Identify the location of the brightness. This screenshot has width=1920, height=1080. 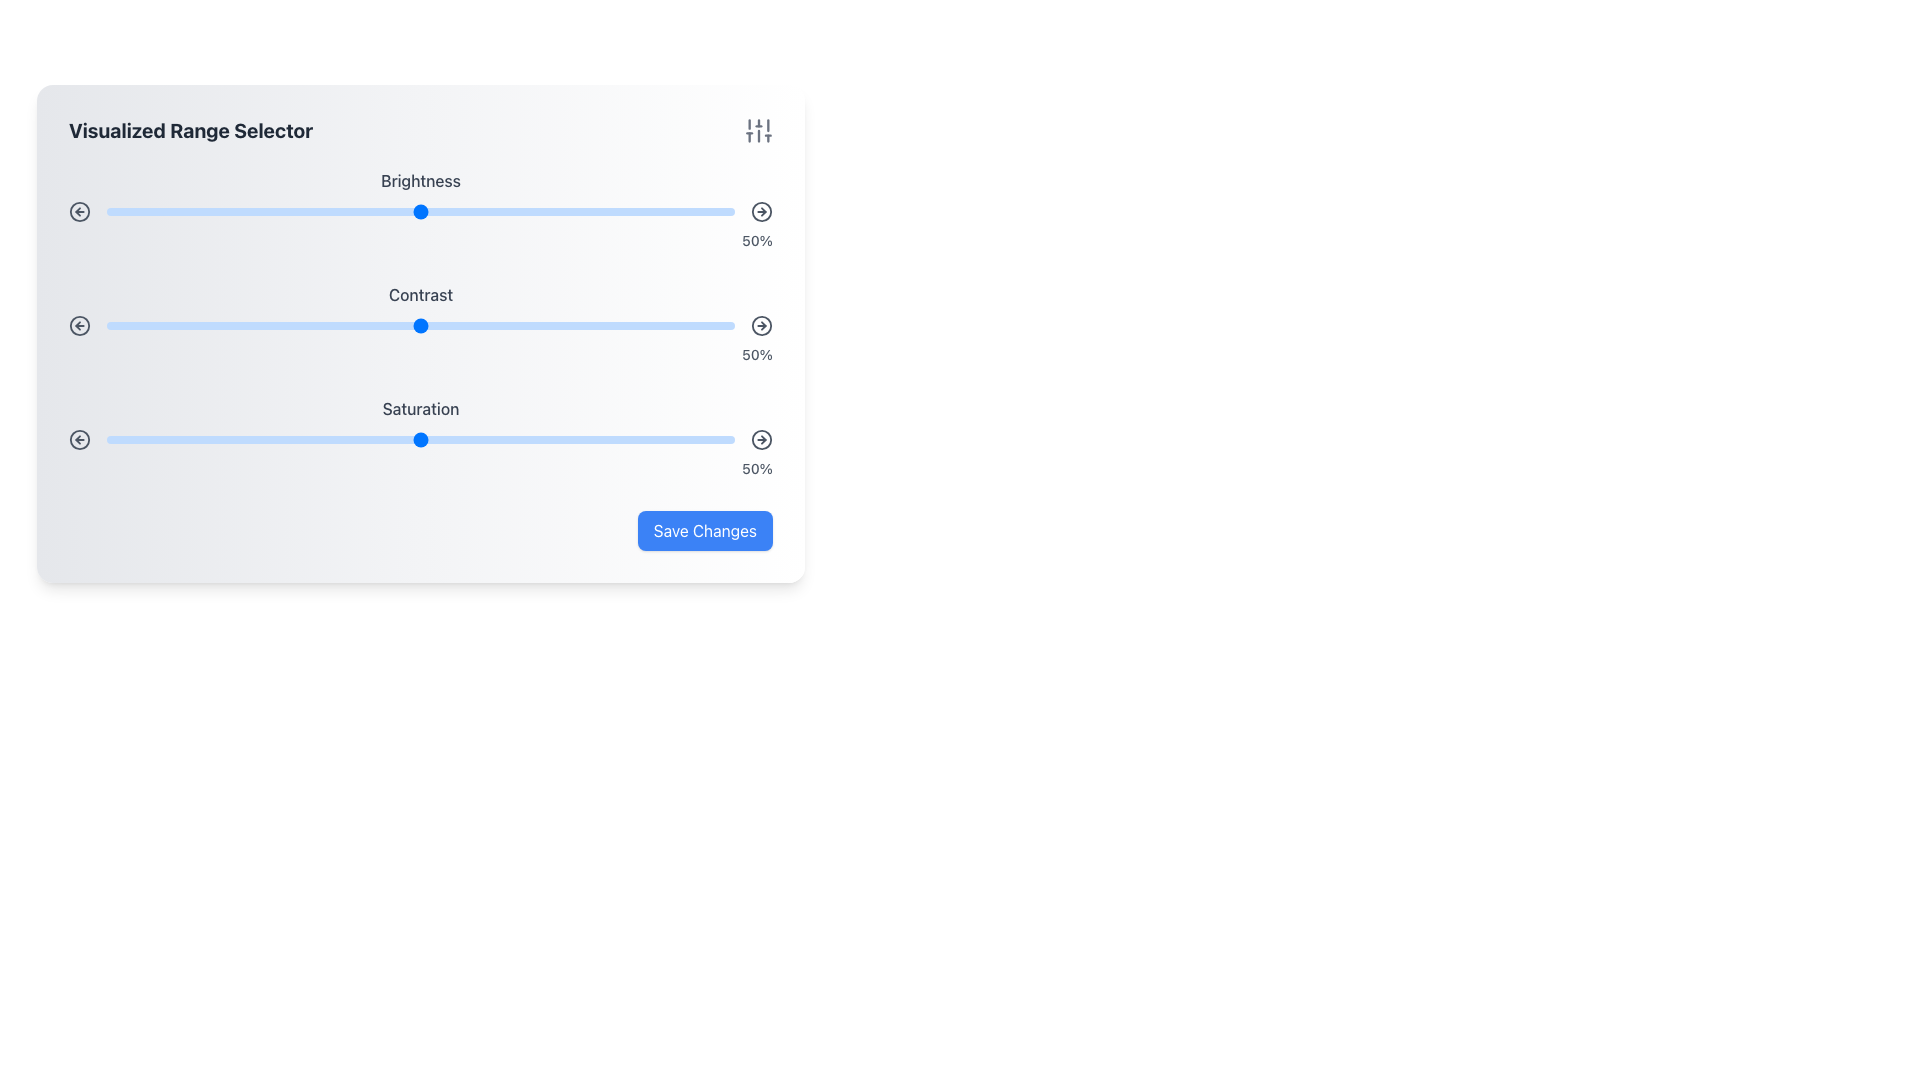
(570, 212).